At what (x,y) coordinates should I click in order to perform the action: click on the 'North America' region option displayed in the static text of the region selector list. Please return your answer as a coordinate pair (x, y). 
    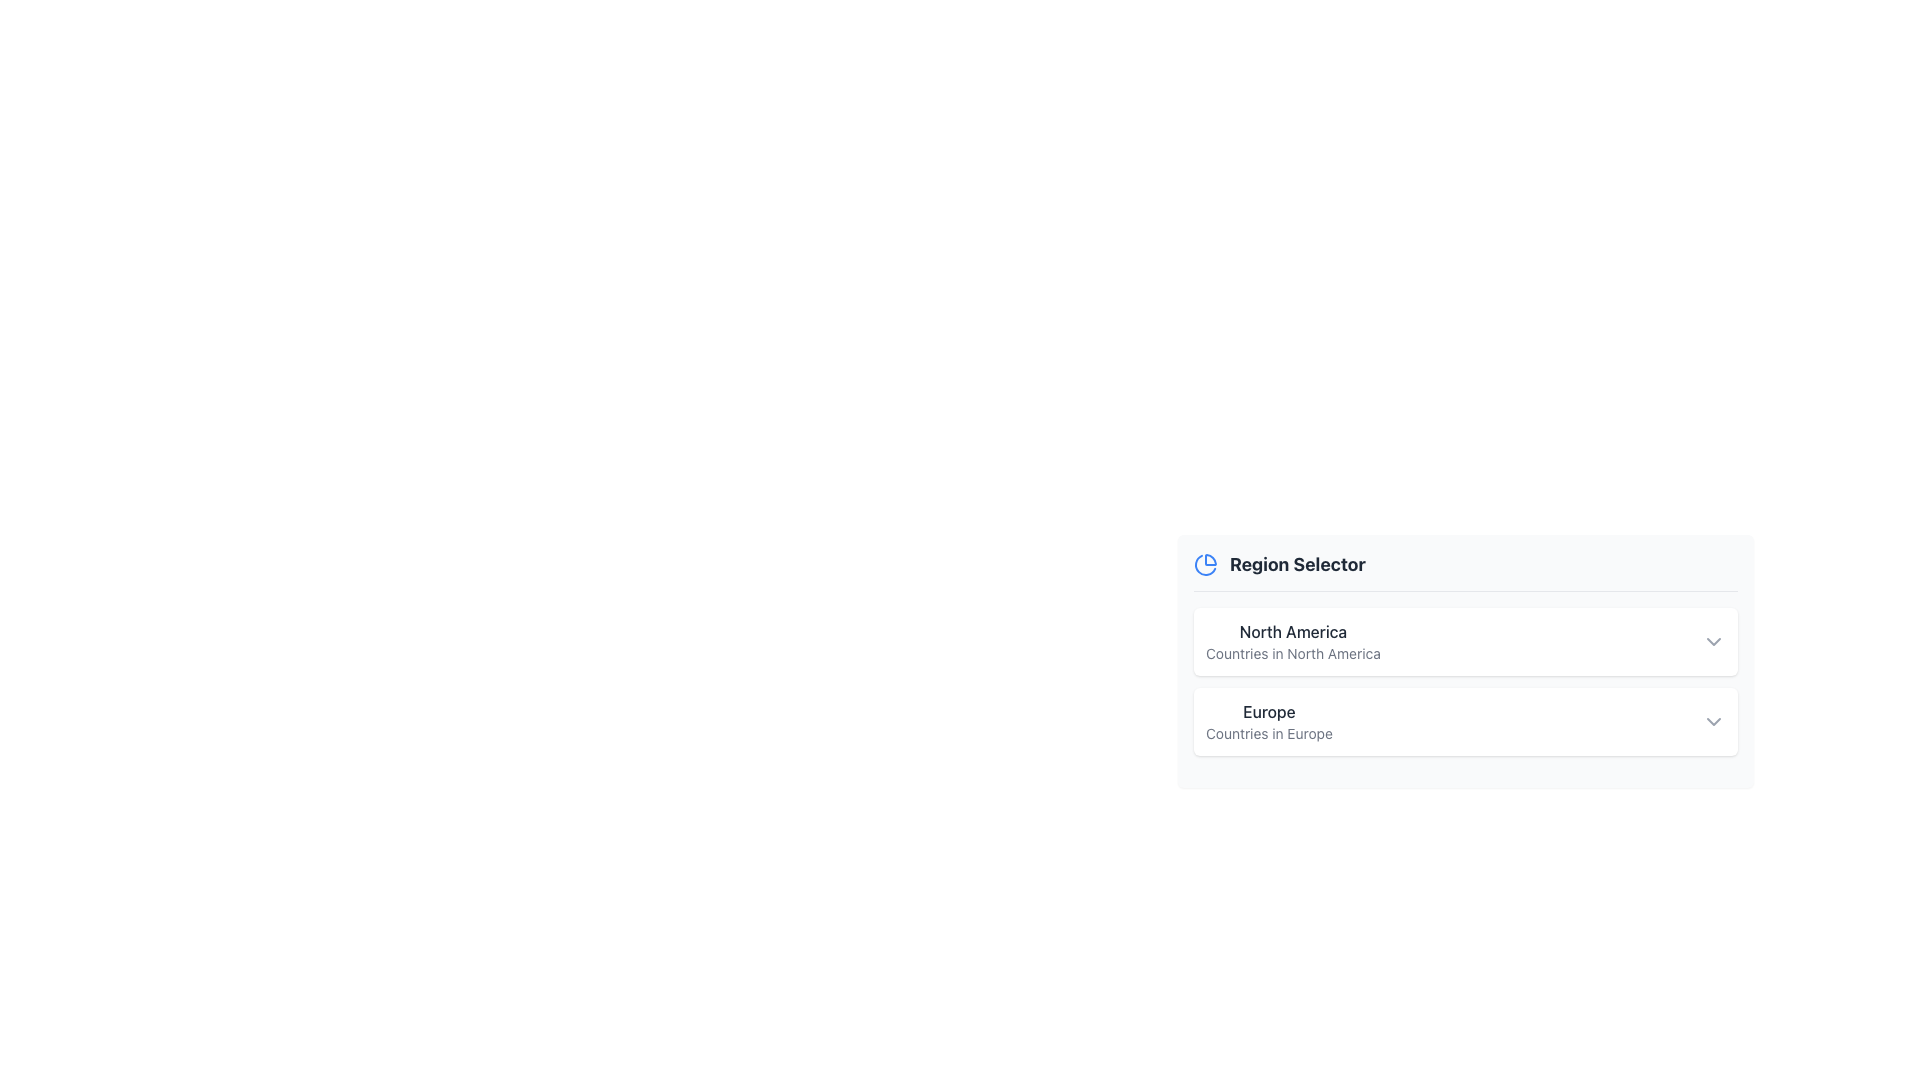
    Looking at the image, I should click on (1293, 641).